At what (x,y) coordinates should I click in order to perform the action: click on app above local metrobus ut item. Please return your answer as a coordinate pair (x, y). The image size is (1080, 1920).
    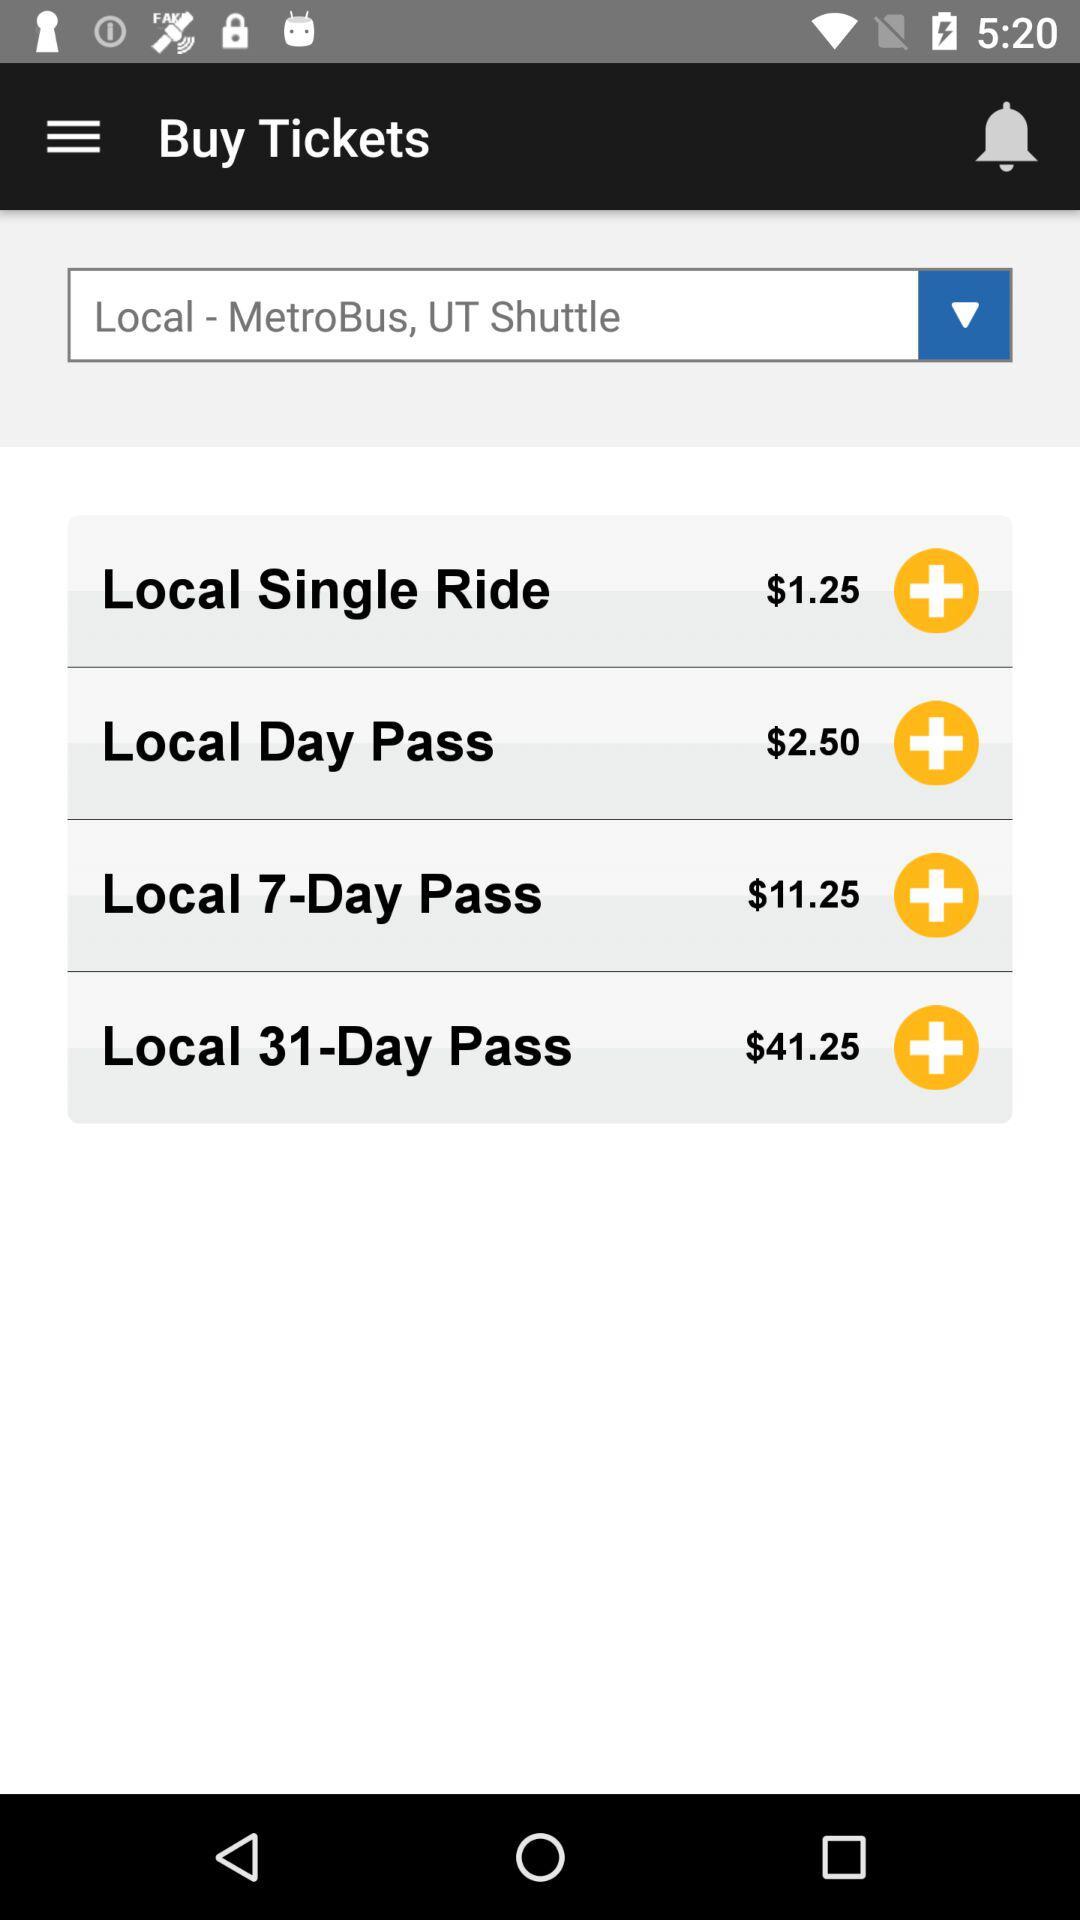
    Looking at the image, I should click on (72, 135).